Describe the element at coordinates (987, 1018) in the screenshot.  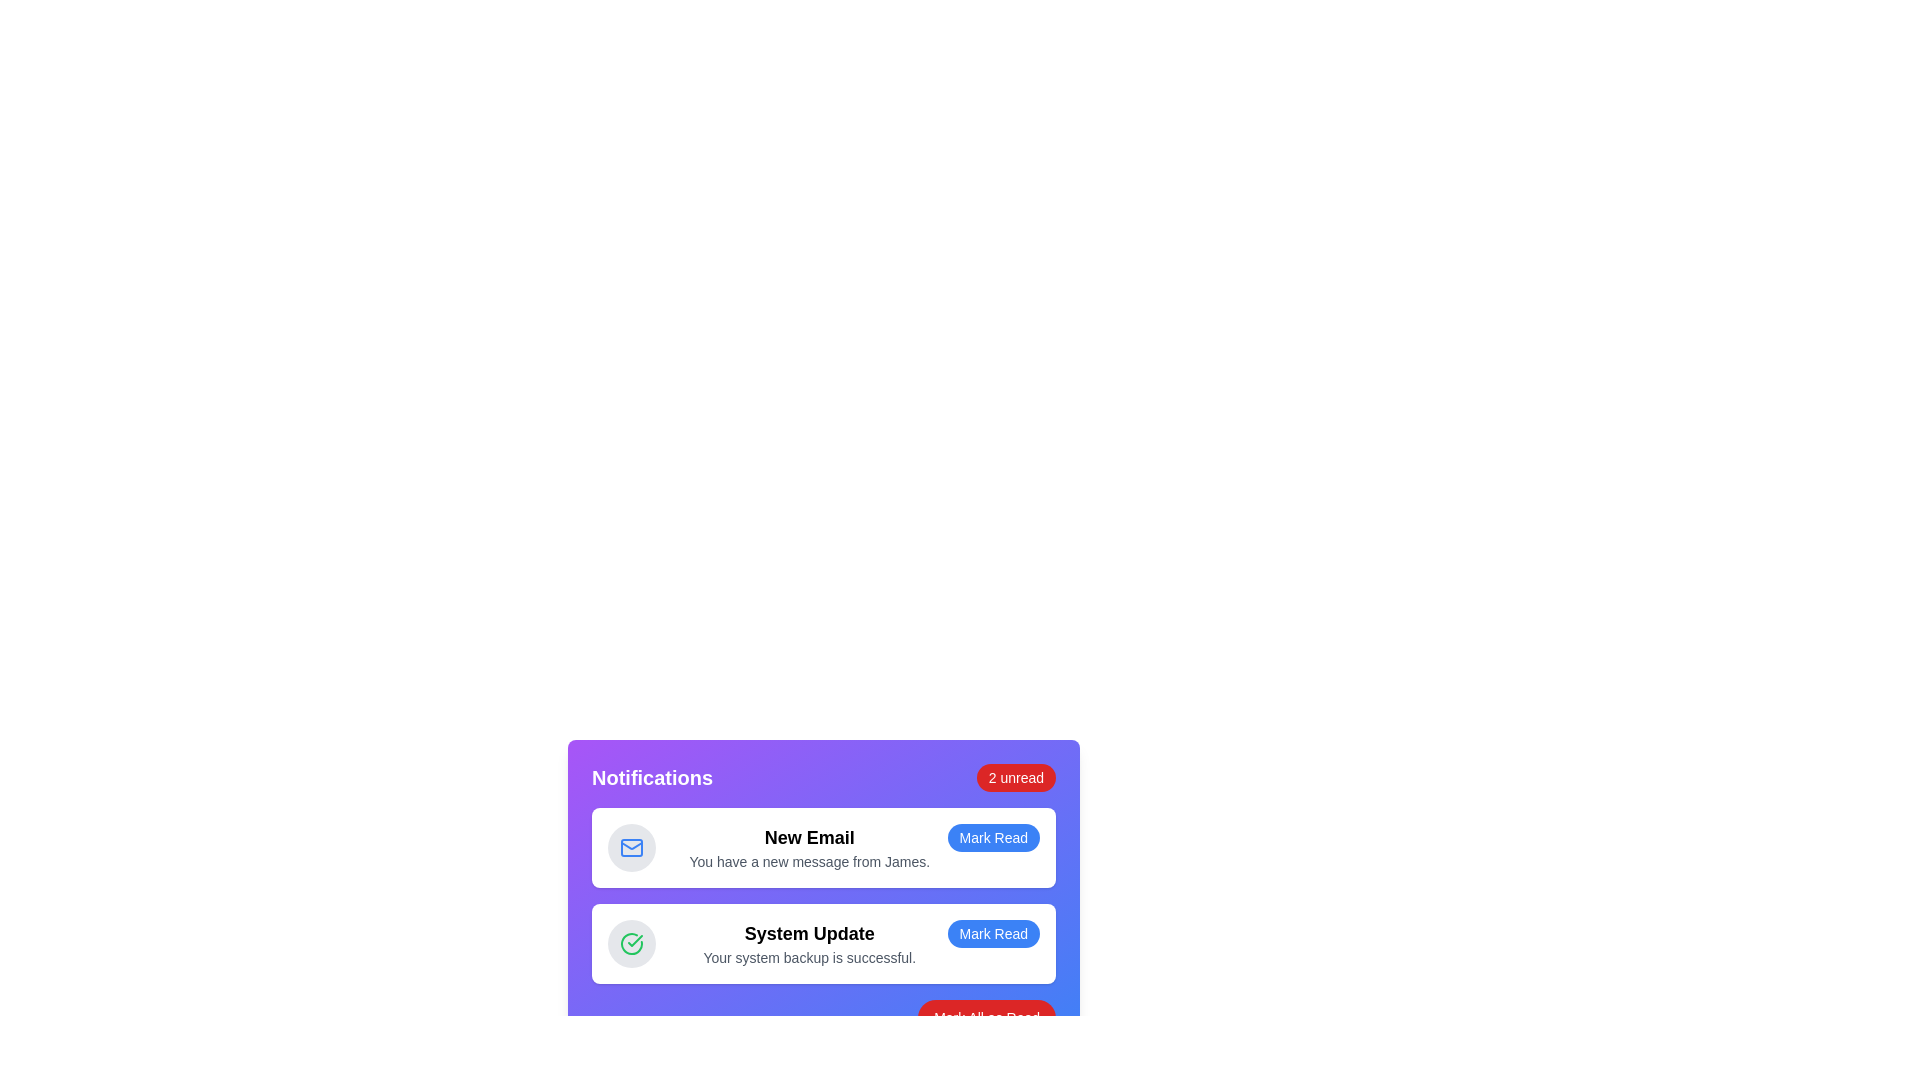
I see `the button located at the bottom-right corner of the notification section to mark all notifications as read` at that location.